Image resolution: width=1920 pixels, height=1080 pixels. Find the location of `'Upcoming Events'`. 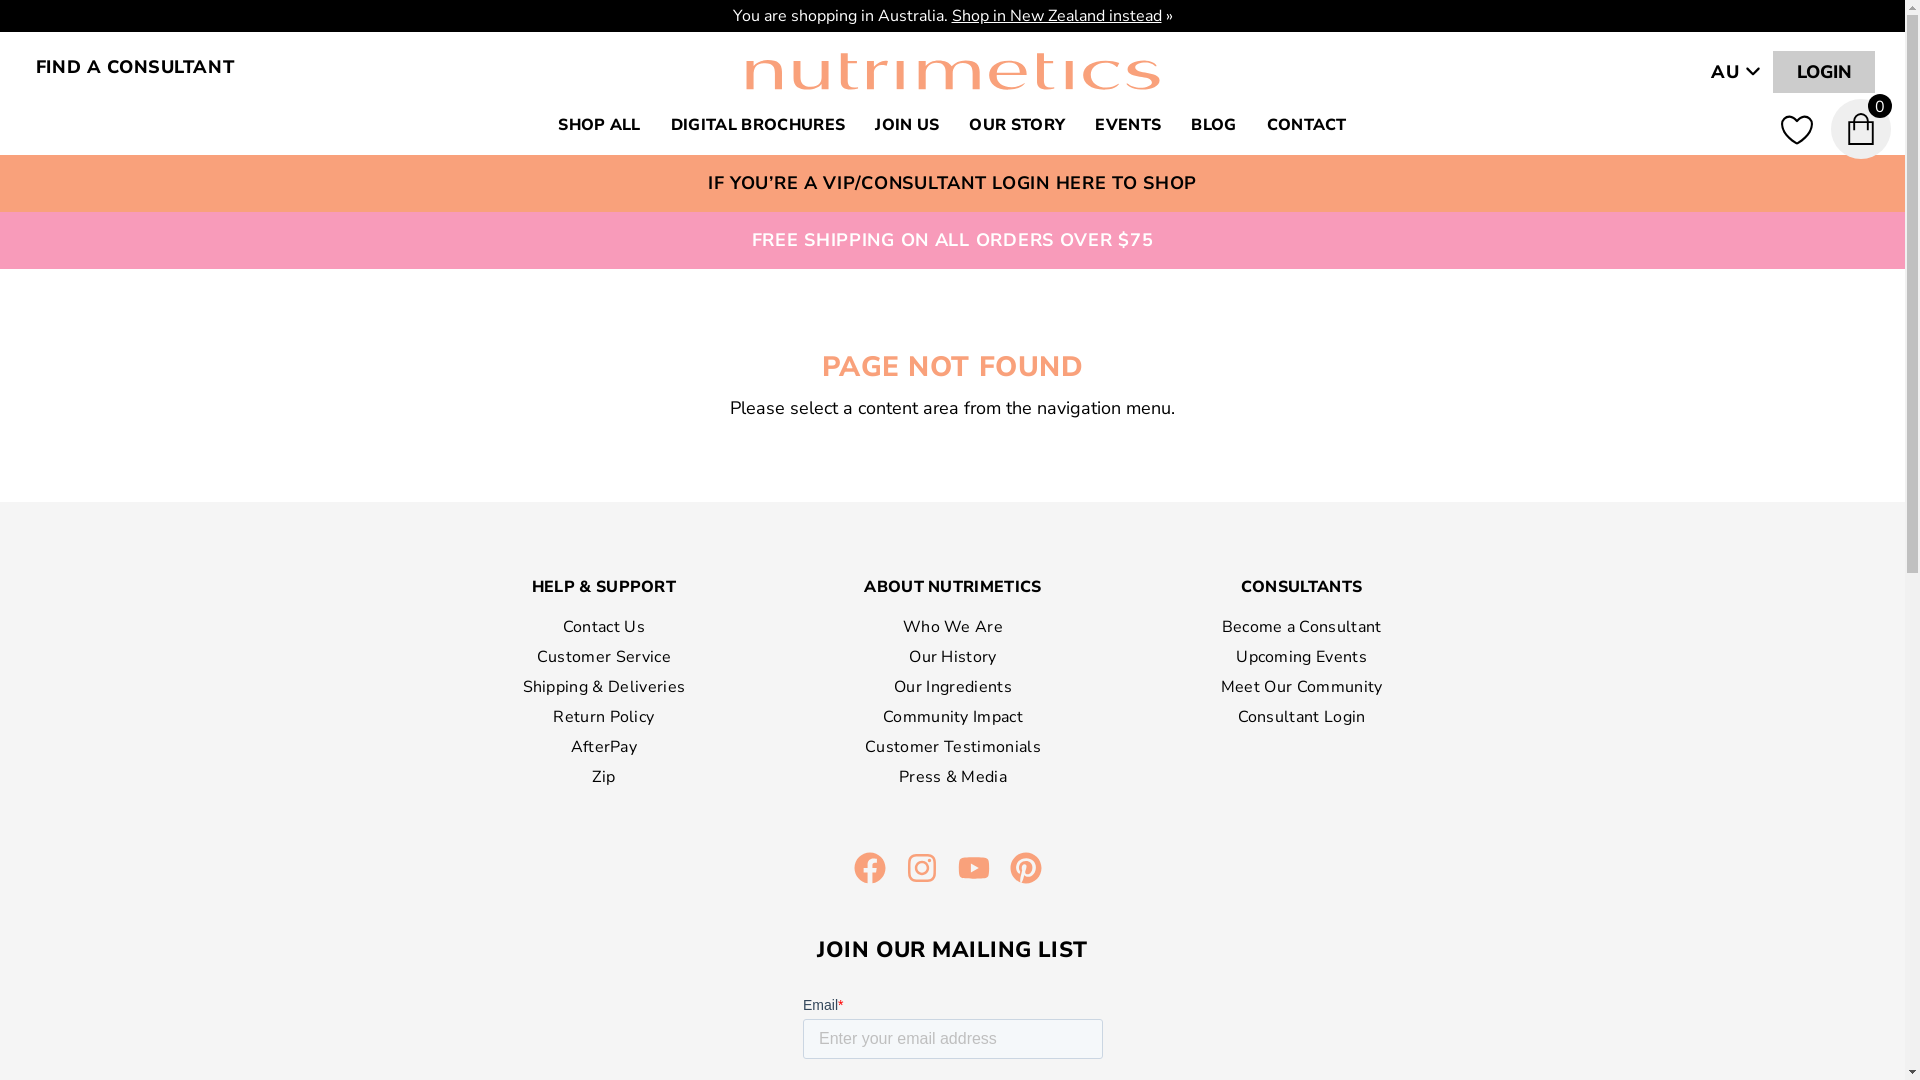

'Upcoming Events' is located at coordinates (1301, 656).